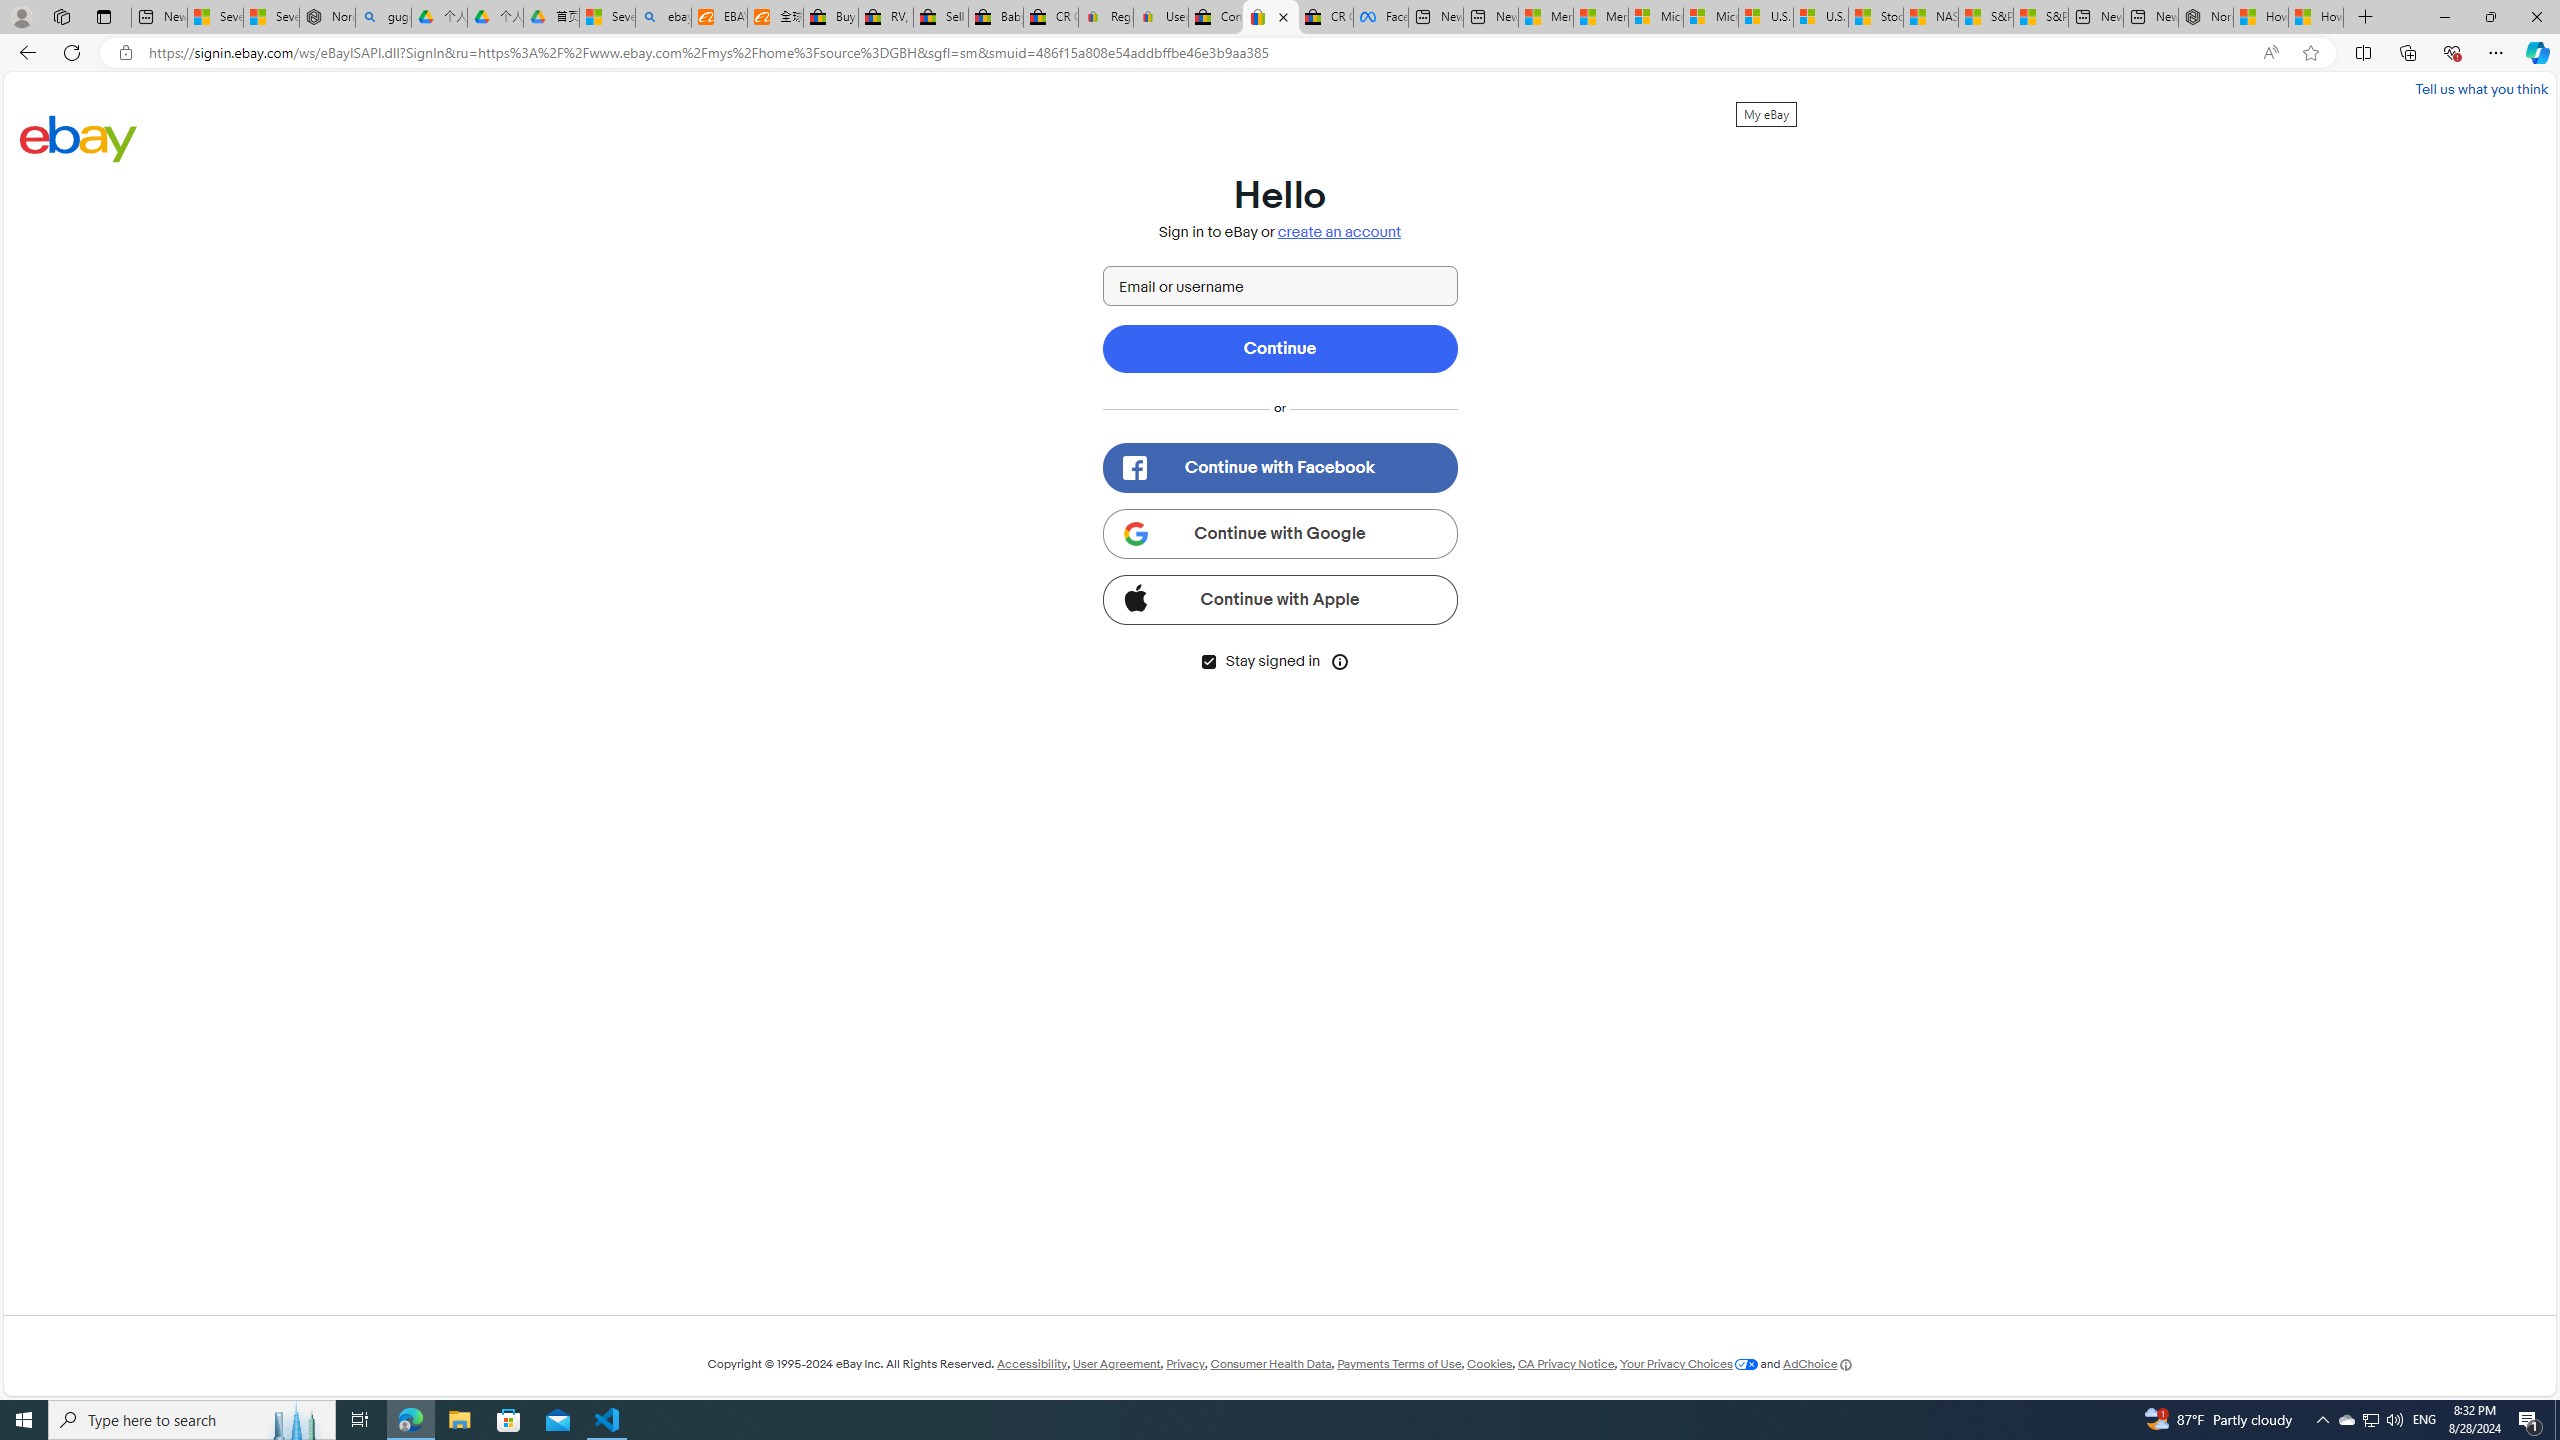  I want to click on 'Stay signed in', so click(1207, 660).